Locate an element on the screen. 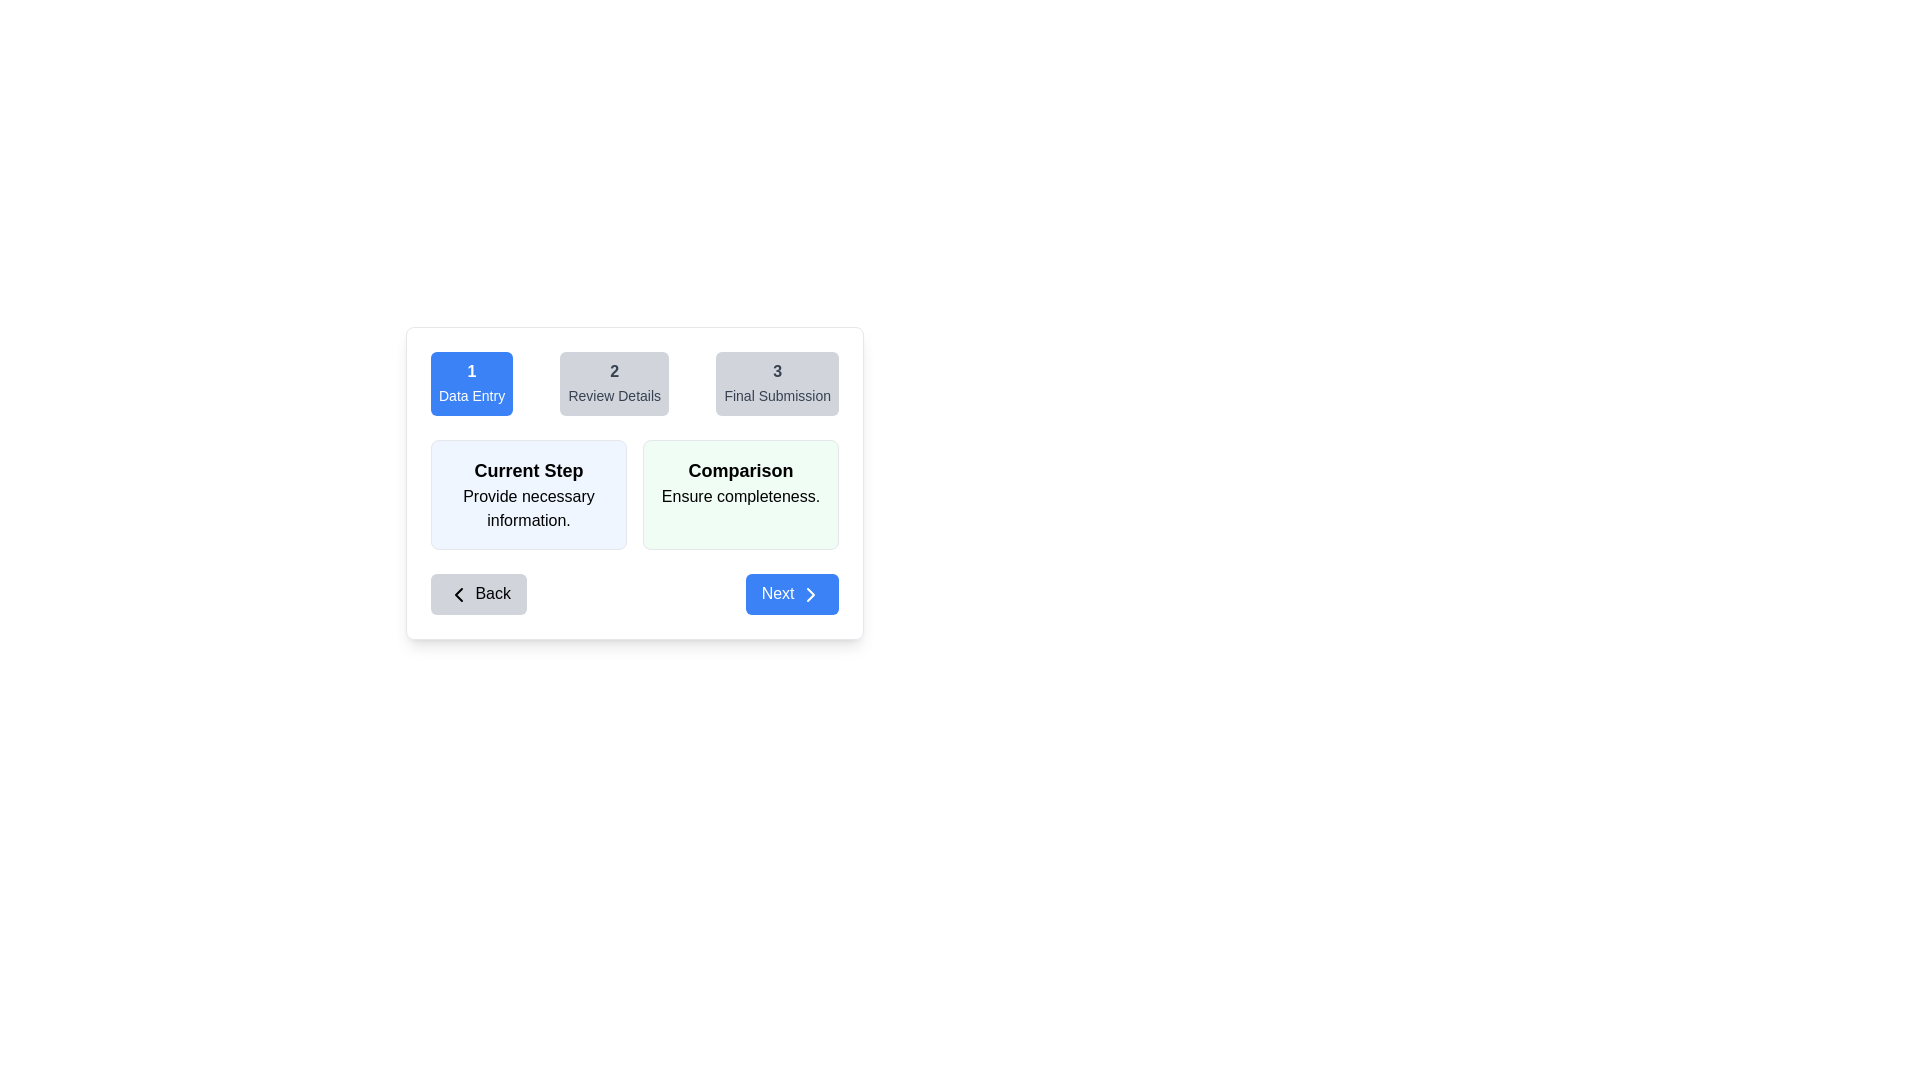 This screenshot has height=1080, width=1920. the second interactive button from the right in the navigation section to proceed to the next step is located at coordinates (791, 593).